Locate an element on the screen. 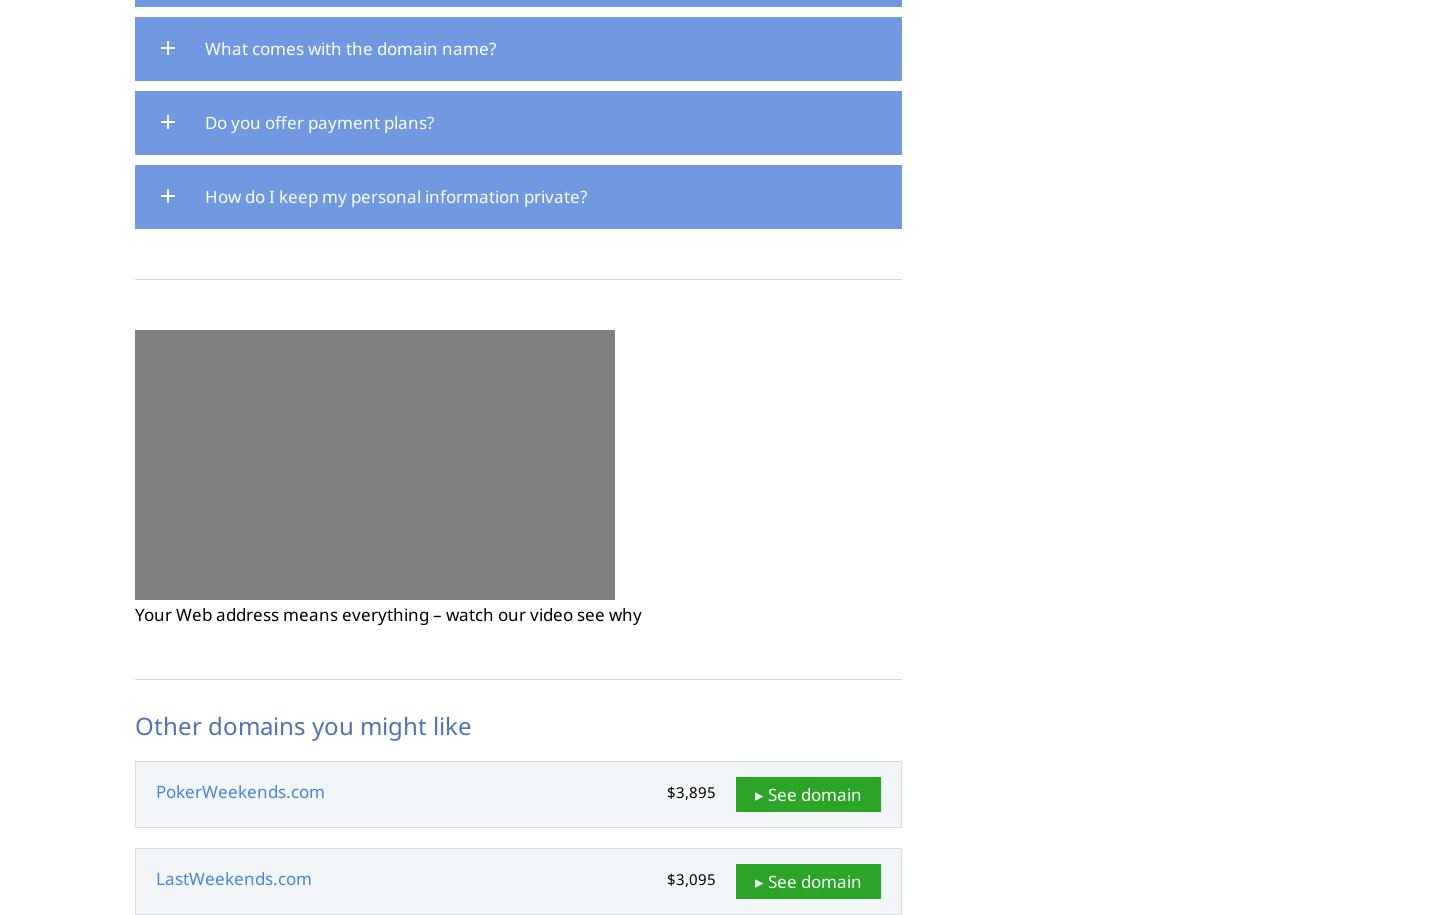 The height and width of the screenshot is (915, 1440). 'LastWeekends.com' is located at coordinates (234, 877).